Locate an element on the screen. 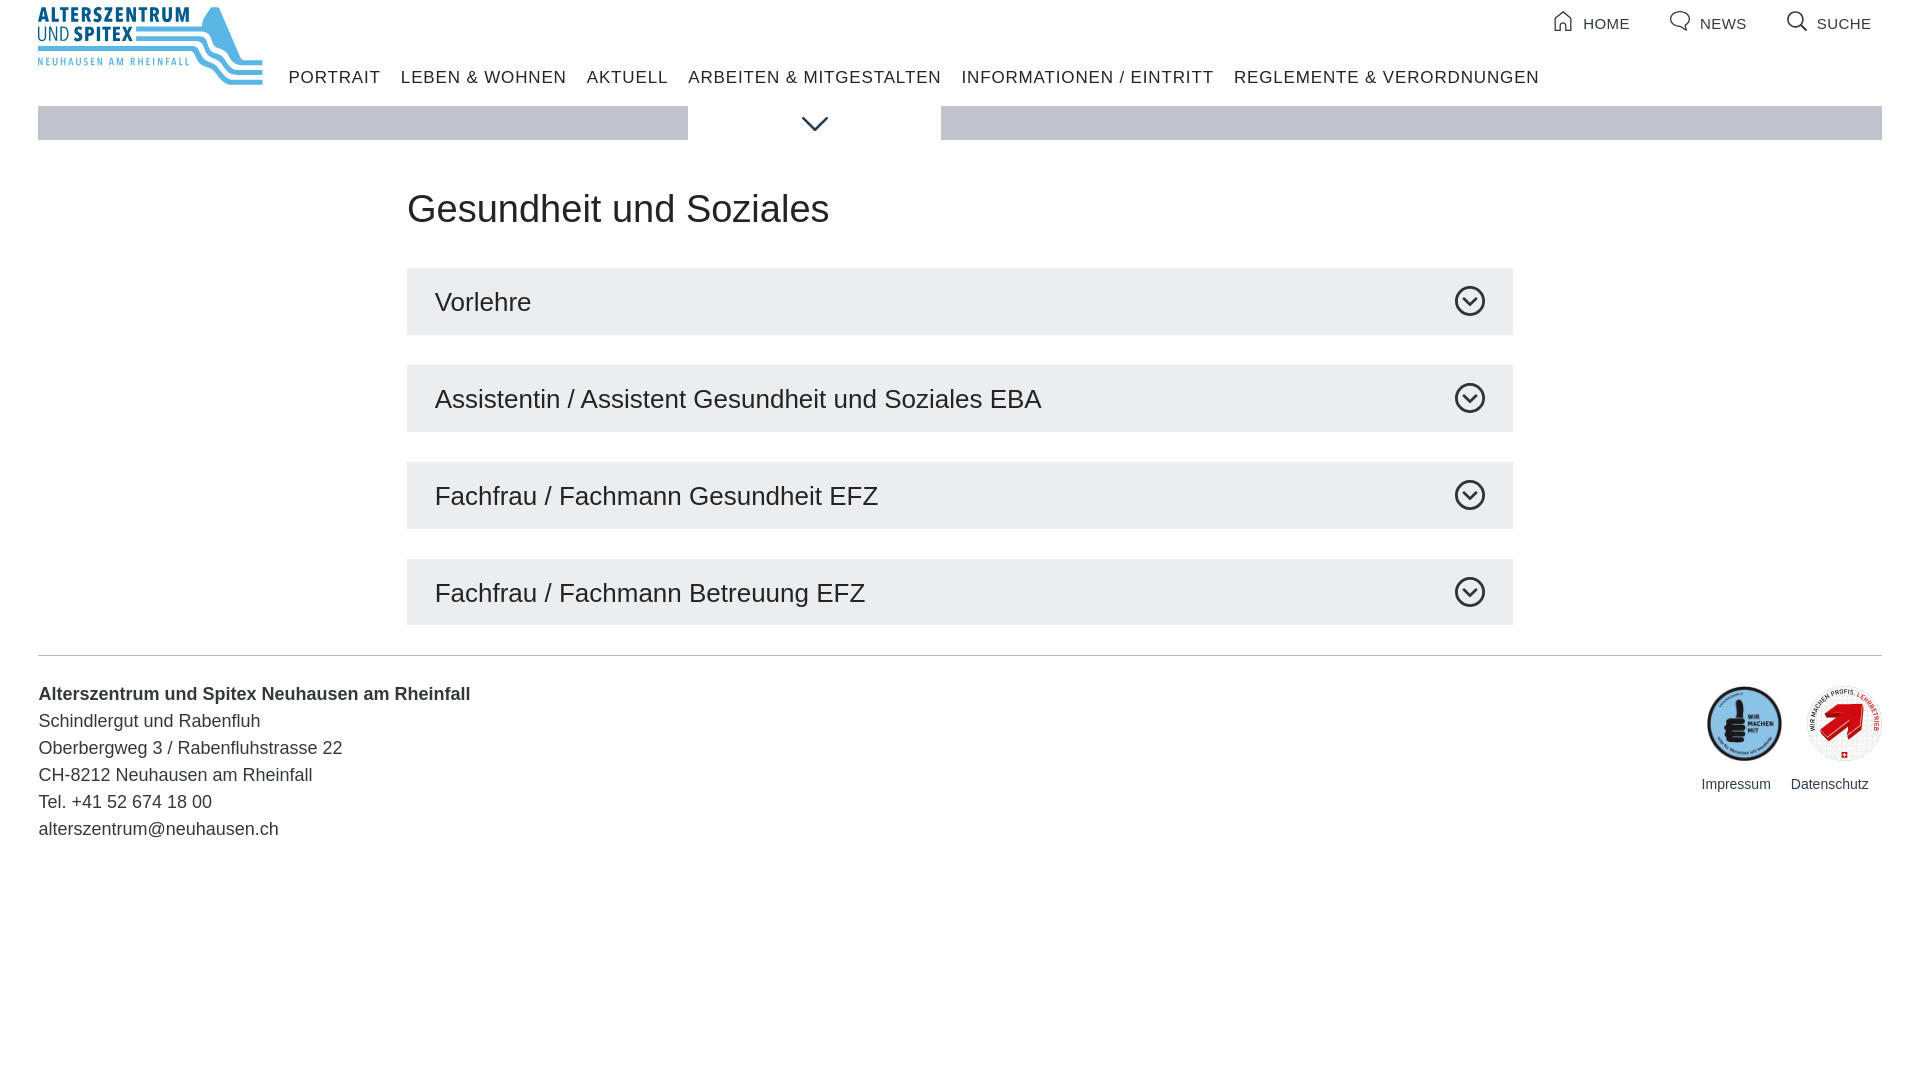  'INFORMATIONEN / EINTRITT' is located at coordinates (1085, 76).